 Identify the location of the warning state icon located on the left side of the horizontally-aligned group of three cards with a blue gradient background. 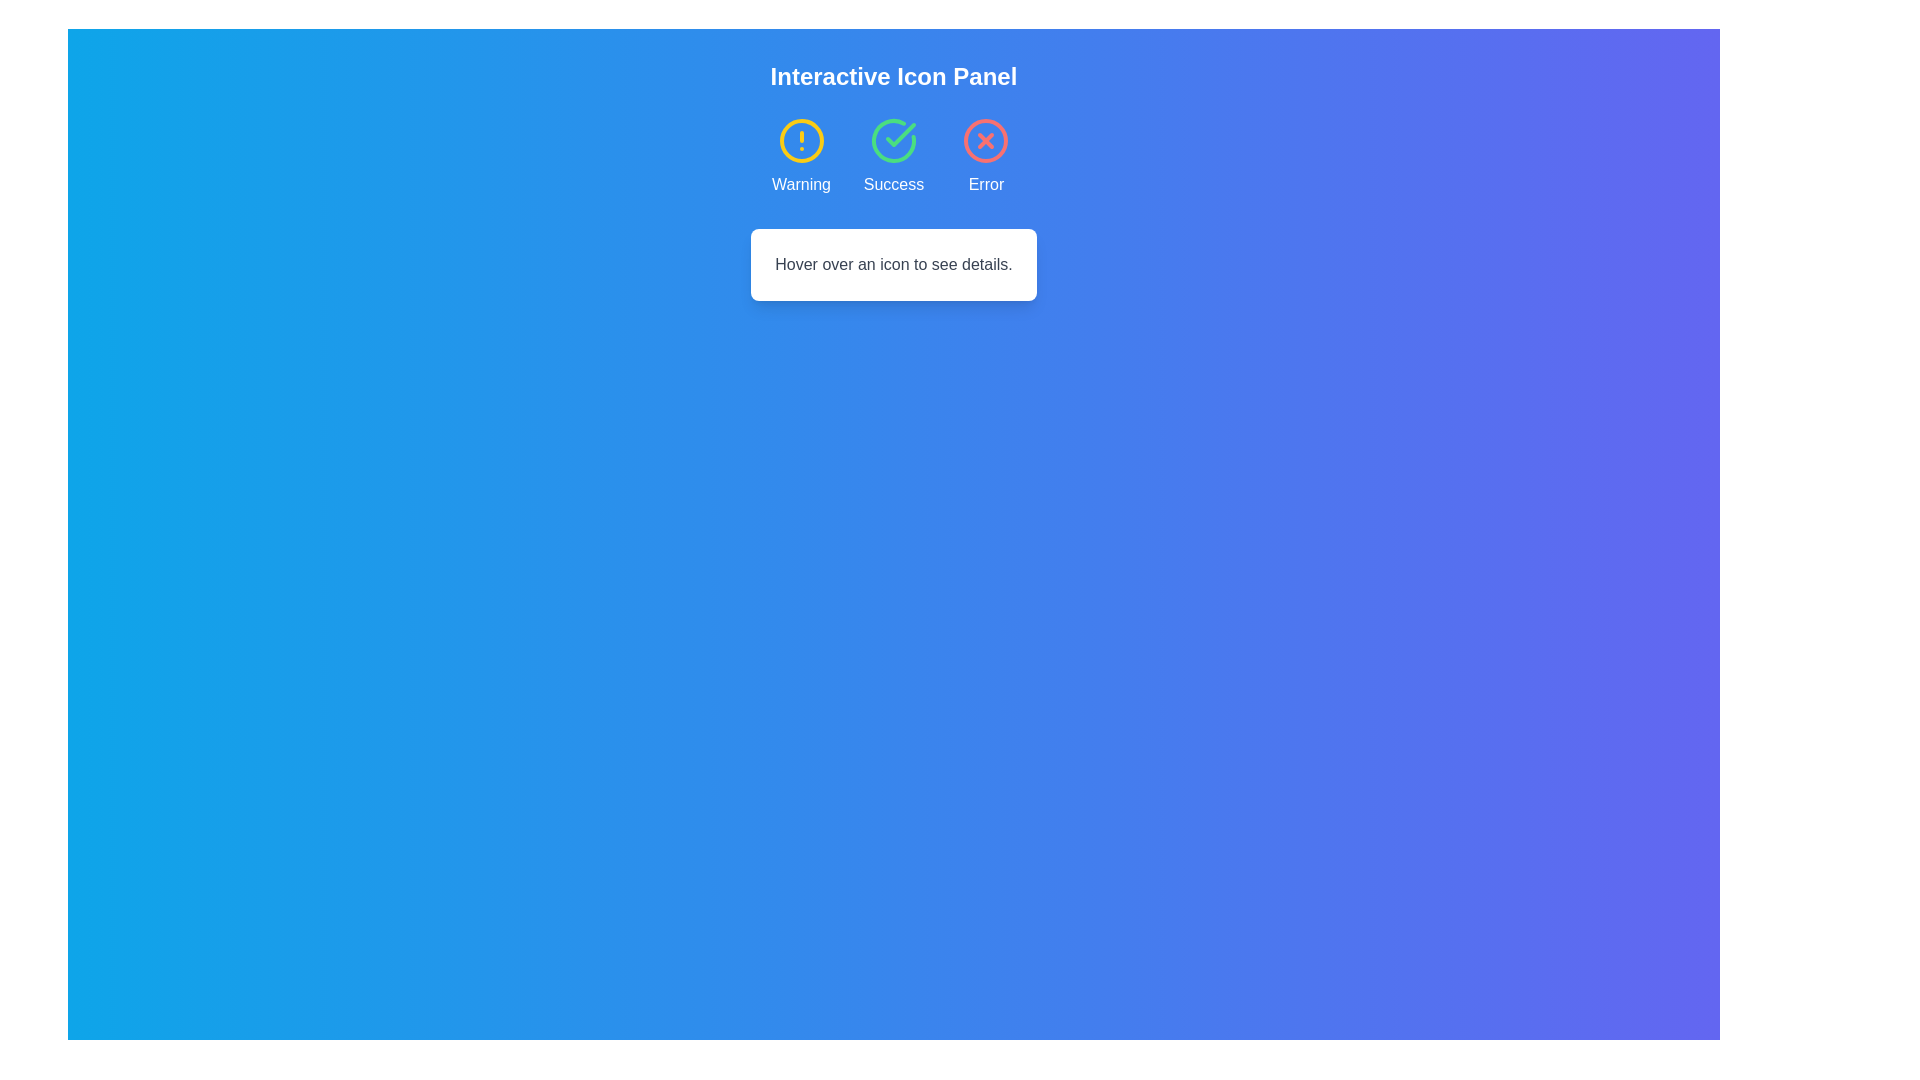
(801, 156).